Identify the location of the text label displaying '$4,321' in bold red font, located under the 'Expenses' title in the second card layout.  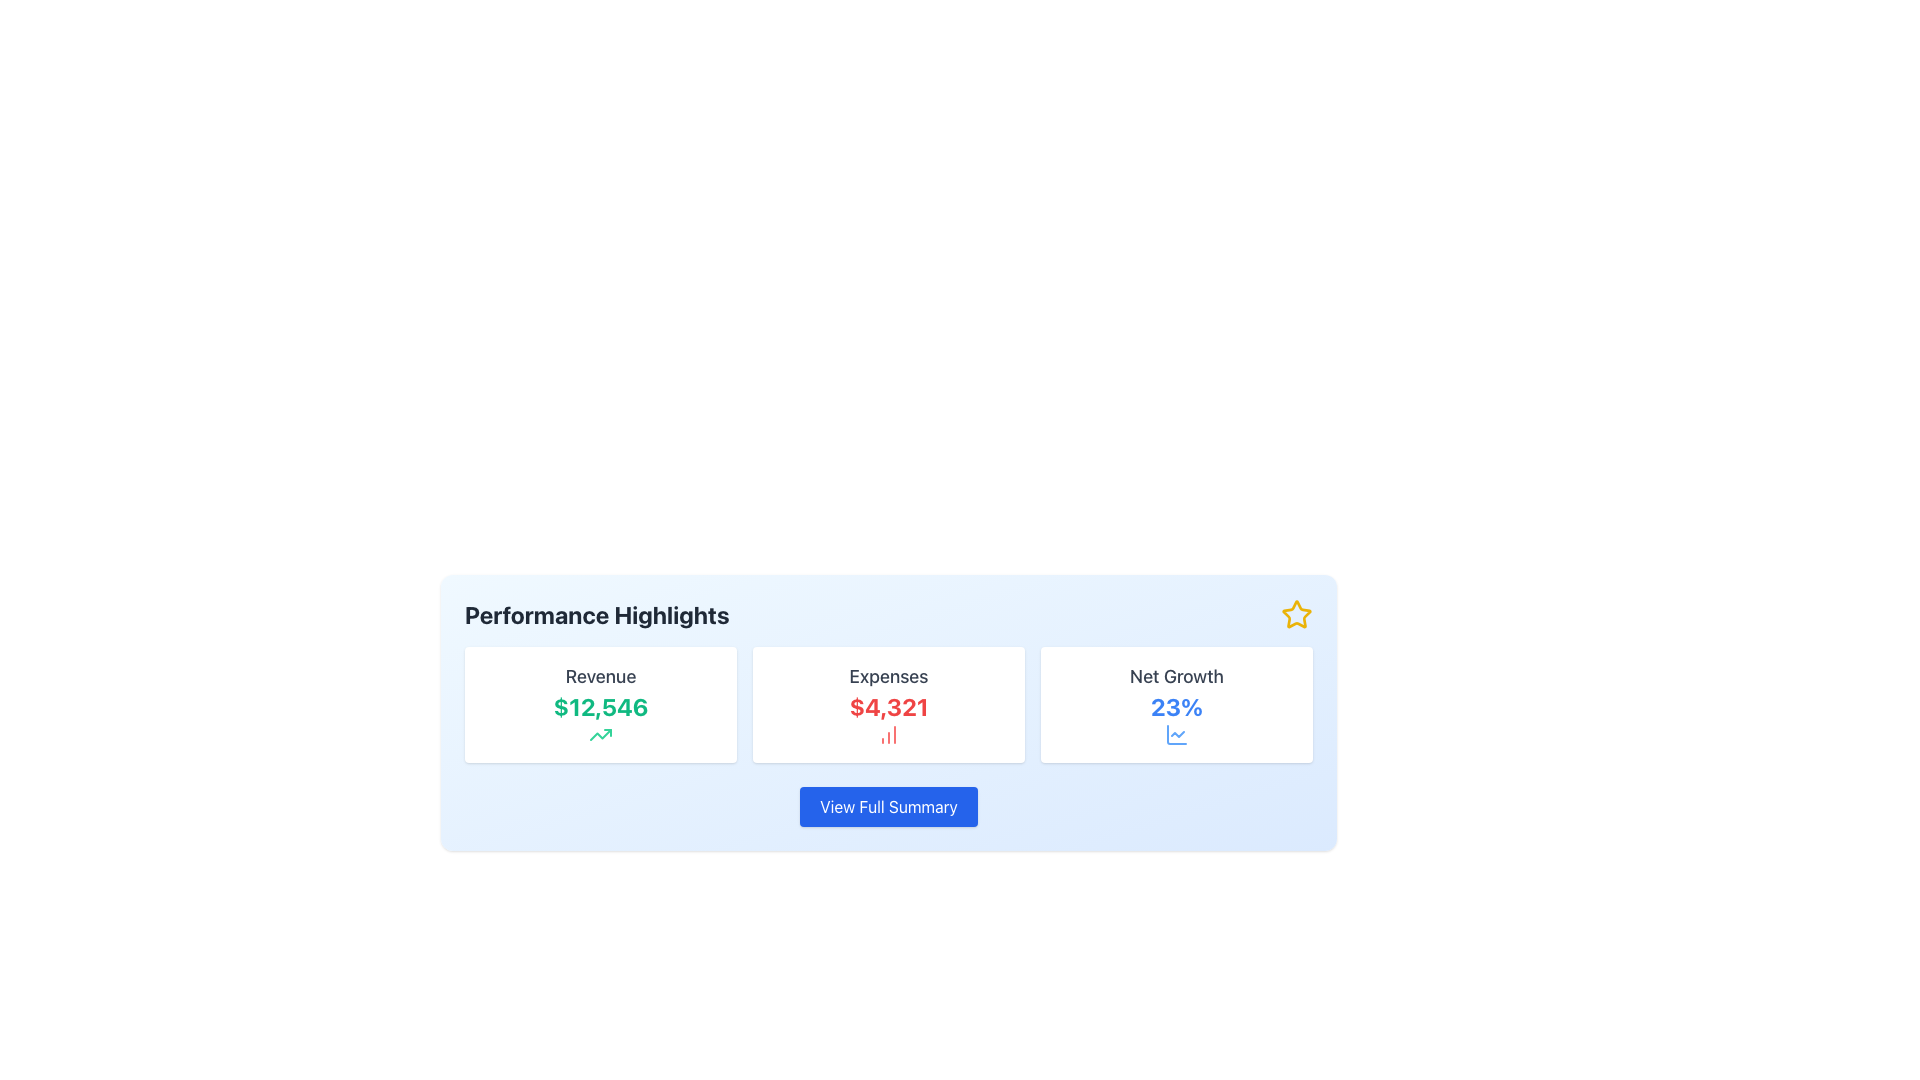
(887, 705).